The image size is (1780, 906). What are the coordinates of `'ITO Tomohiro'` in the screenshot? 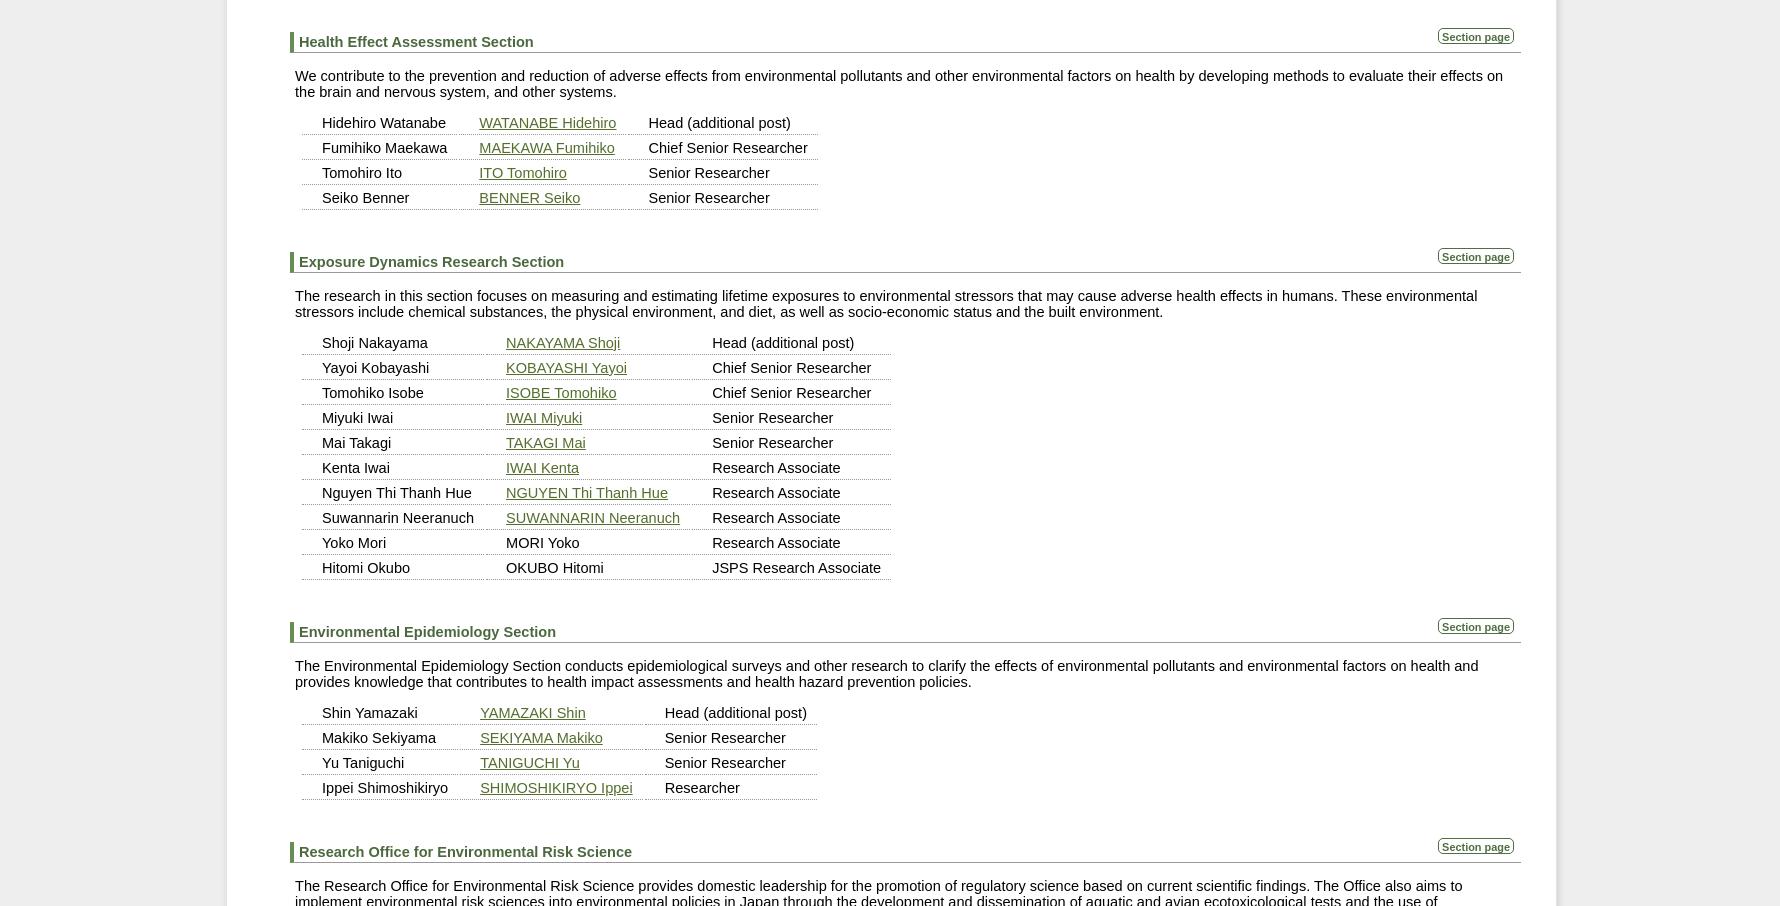 It's located at (521, 171).